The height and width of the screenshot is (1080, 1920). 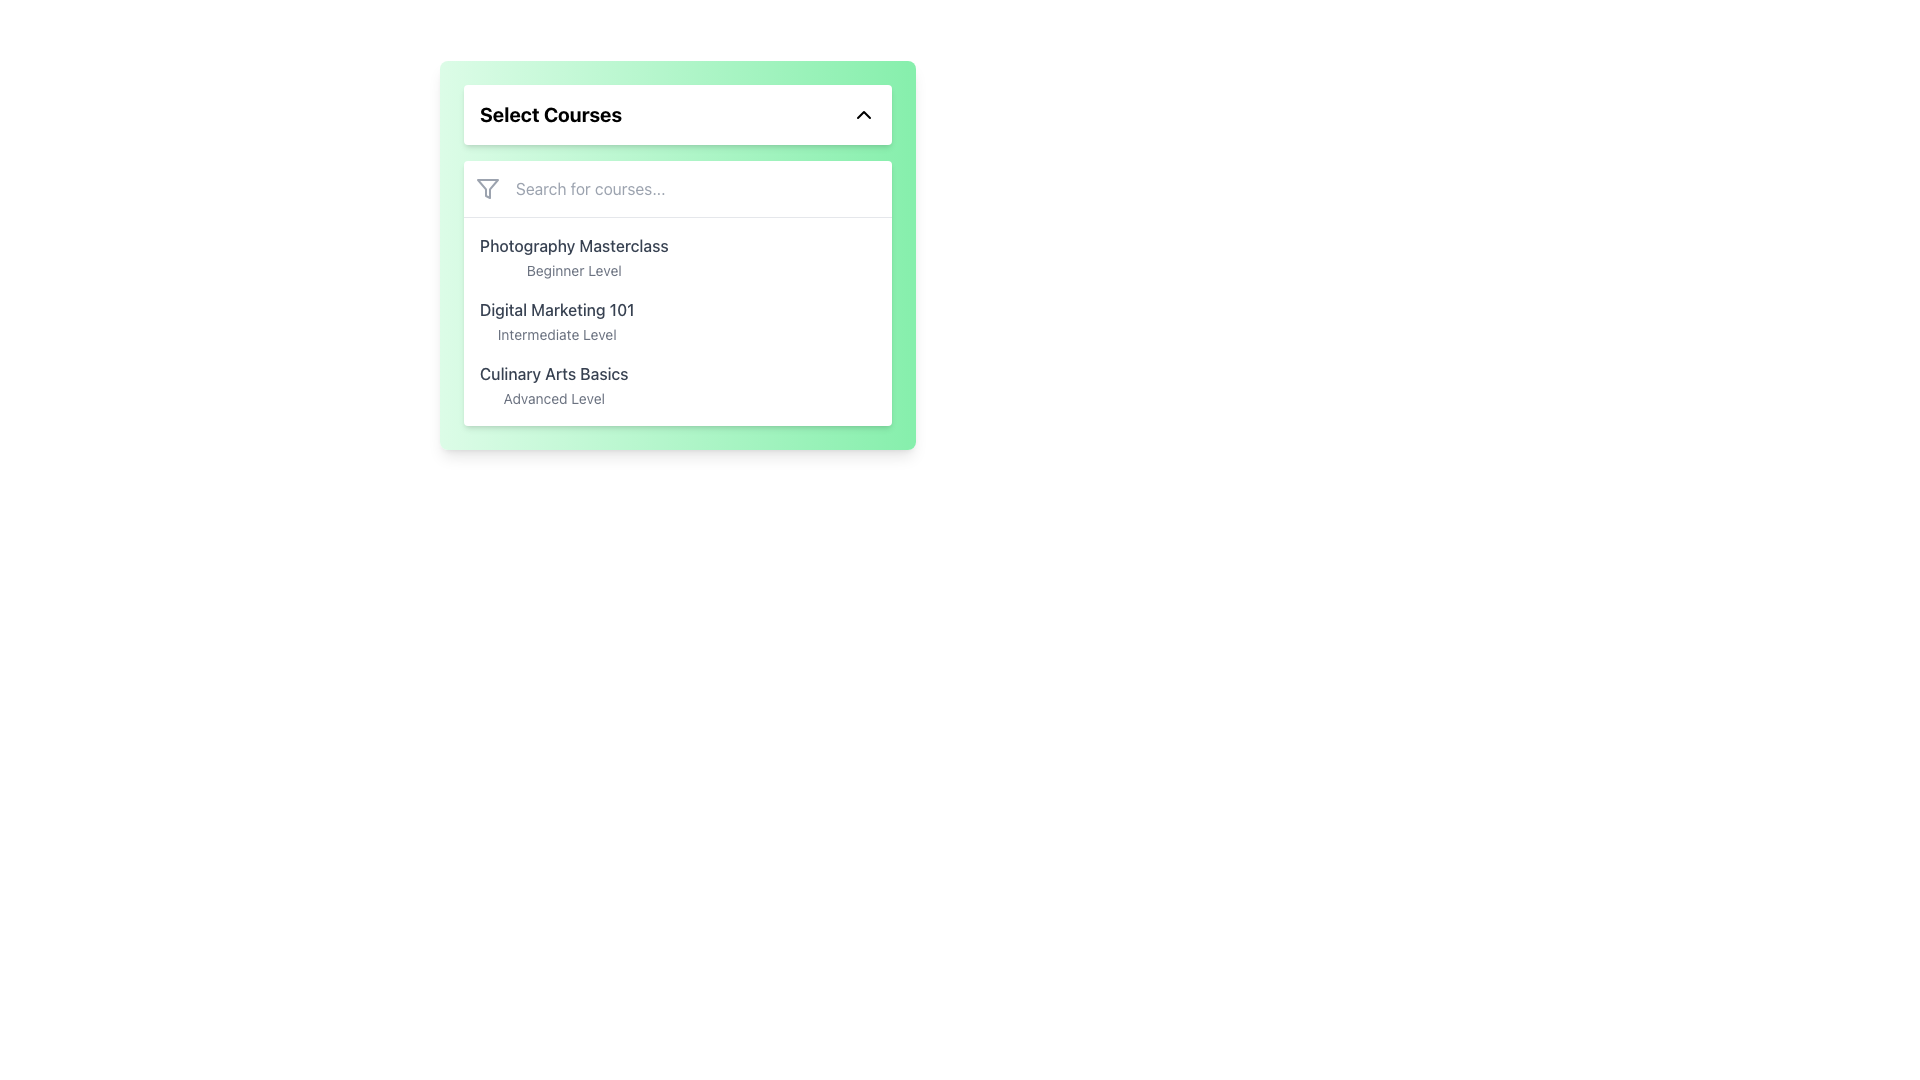 What do you see at coordinates (554, 385) in the screenshot?
I see `the 'Culinary Arts Basics' course option from the dropdown labeled 'Select Courses' by clicking on the text label that appears as the third option in the list` at bounding box center [554, 385].